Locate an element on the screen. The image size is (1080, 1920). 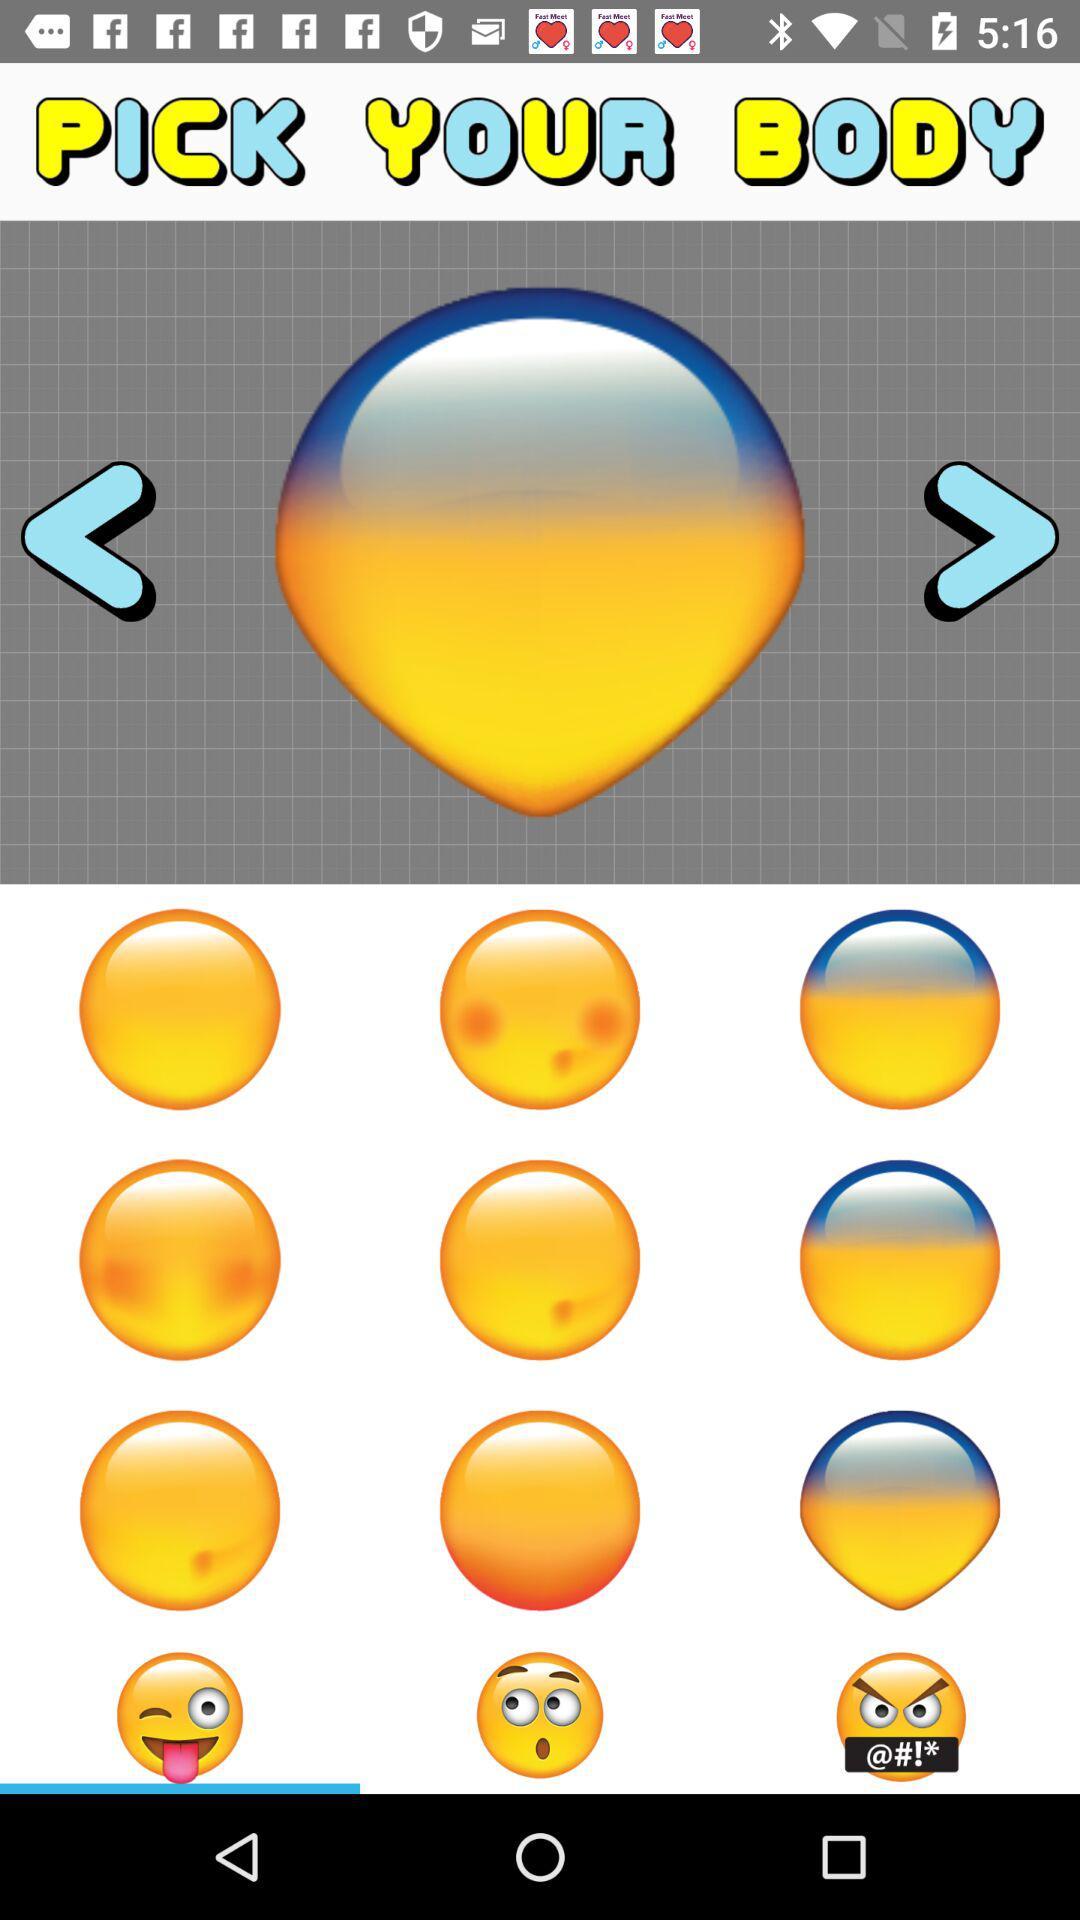
scroll to the left is located at coordinates (106, 552).